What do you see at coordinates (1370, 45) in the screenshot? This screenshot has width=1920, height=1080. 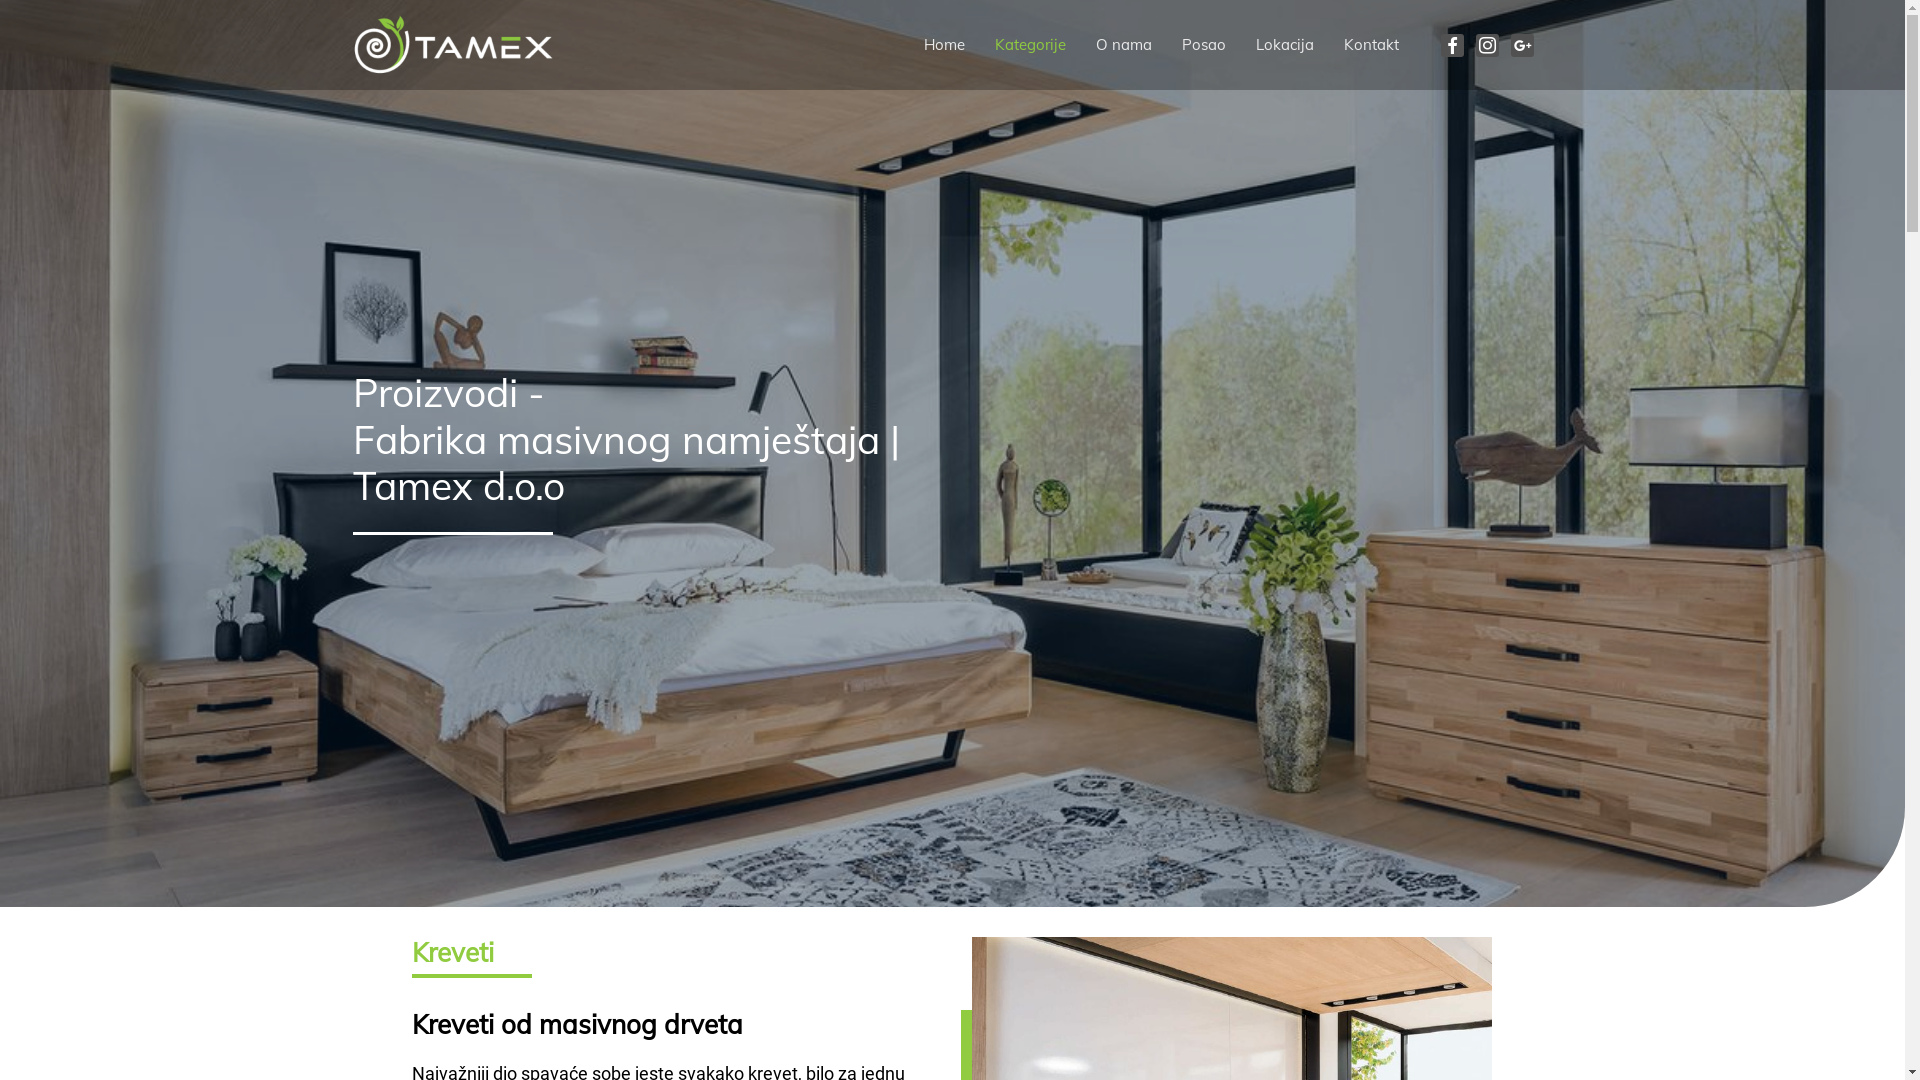 I see `'Kontakt'` at bounding box center [1370, 45].